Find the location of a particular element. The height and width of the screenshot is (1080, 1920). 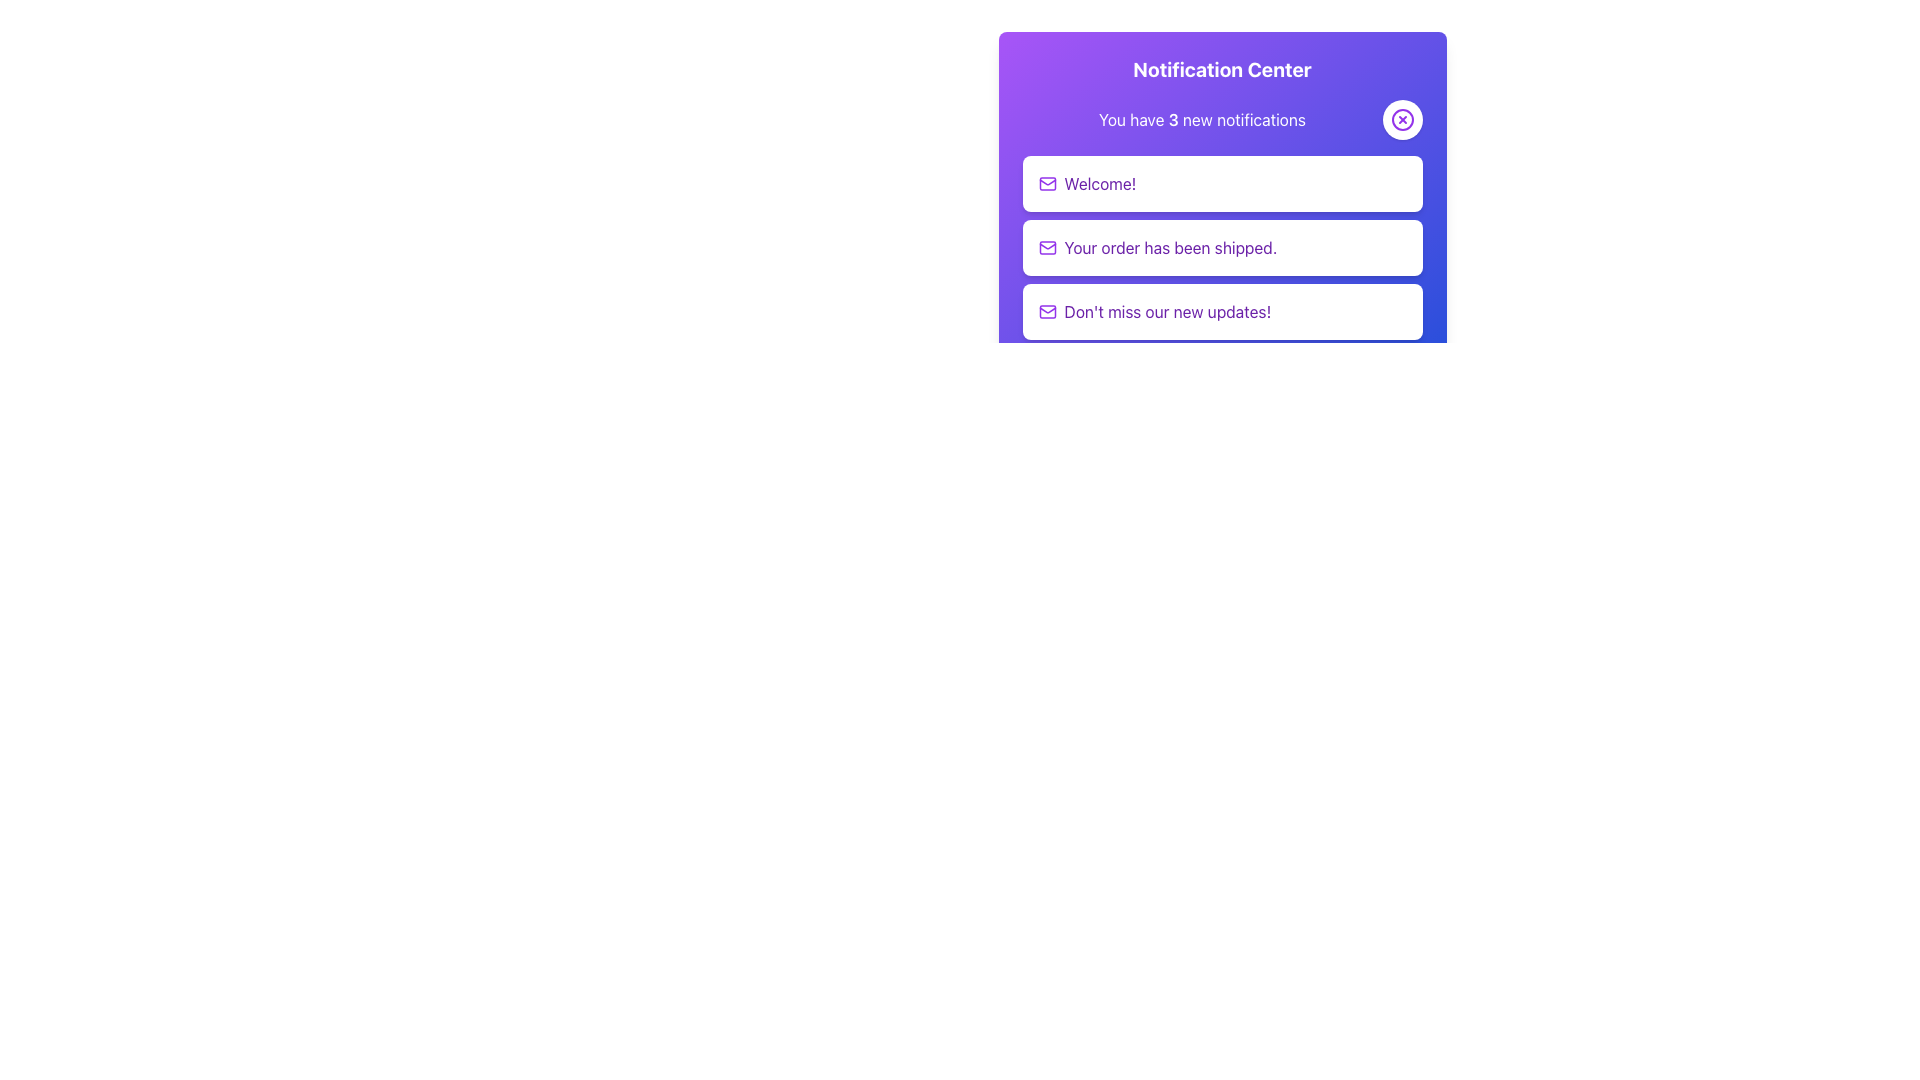

the third notification item in the notification panel is located at coordinates (1221, 312).